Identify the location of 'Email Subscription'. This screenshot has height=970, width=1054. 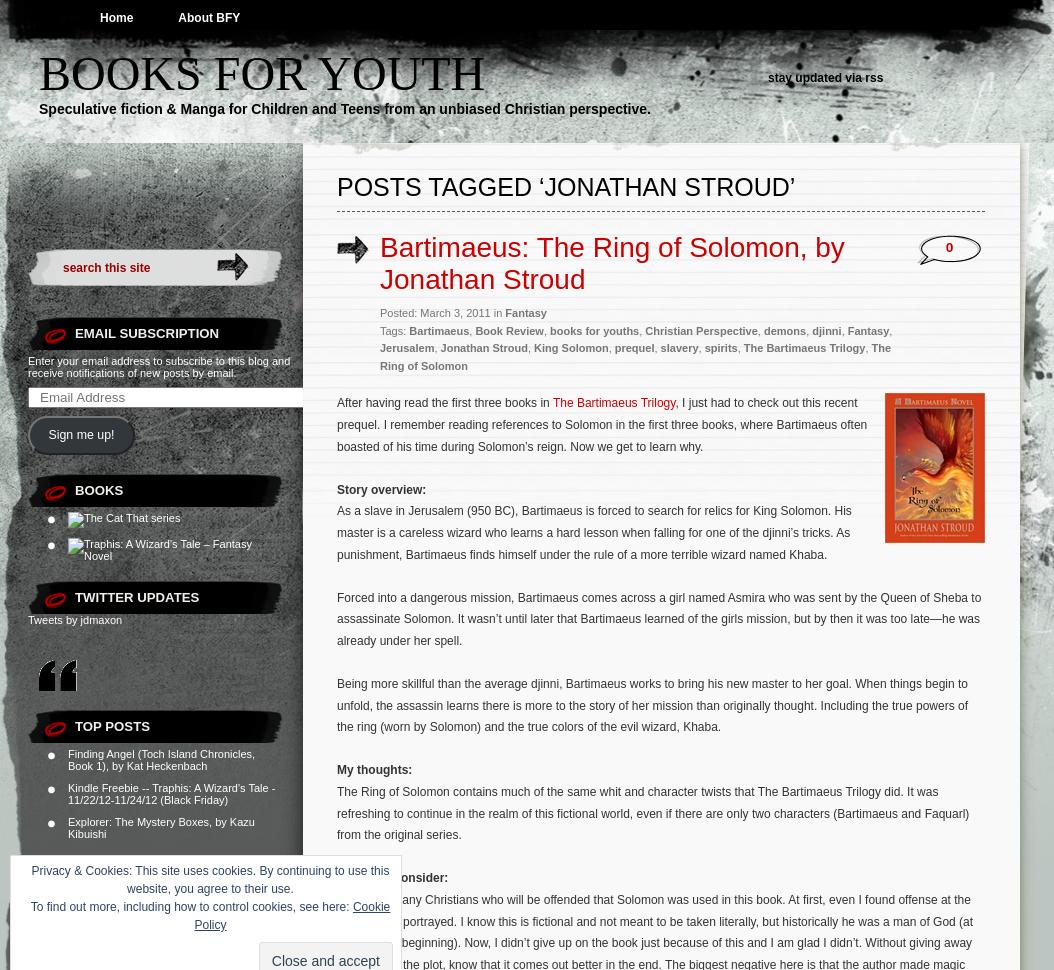
(74, 333).